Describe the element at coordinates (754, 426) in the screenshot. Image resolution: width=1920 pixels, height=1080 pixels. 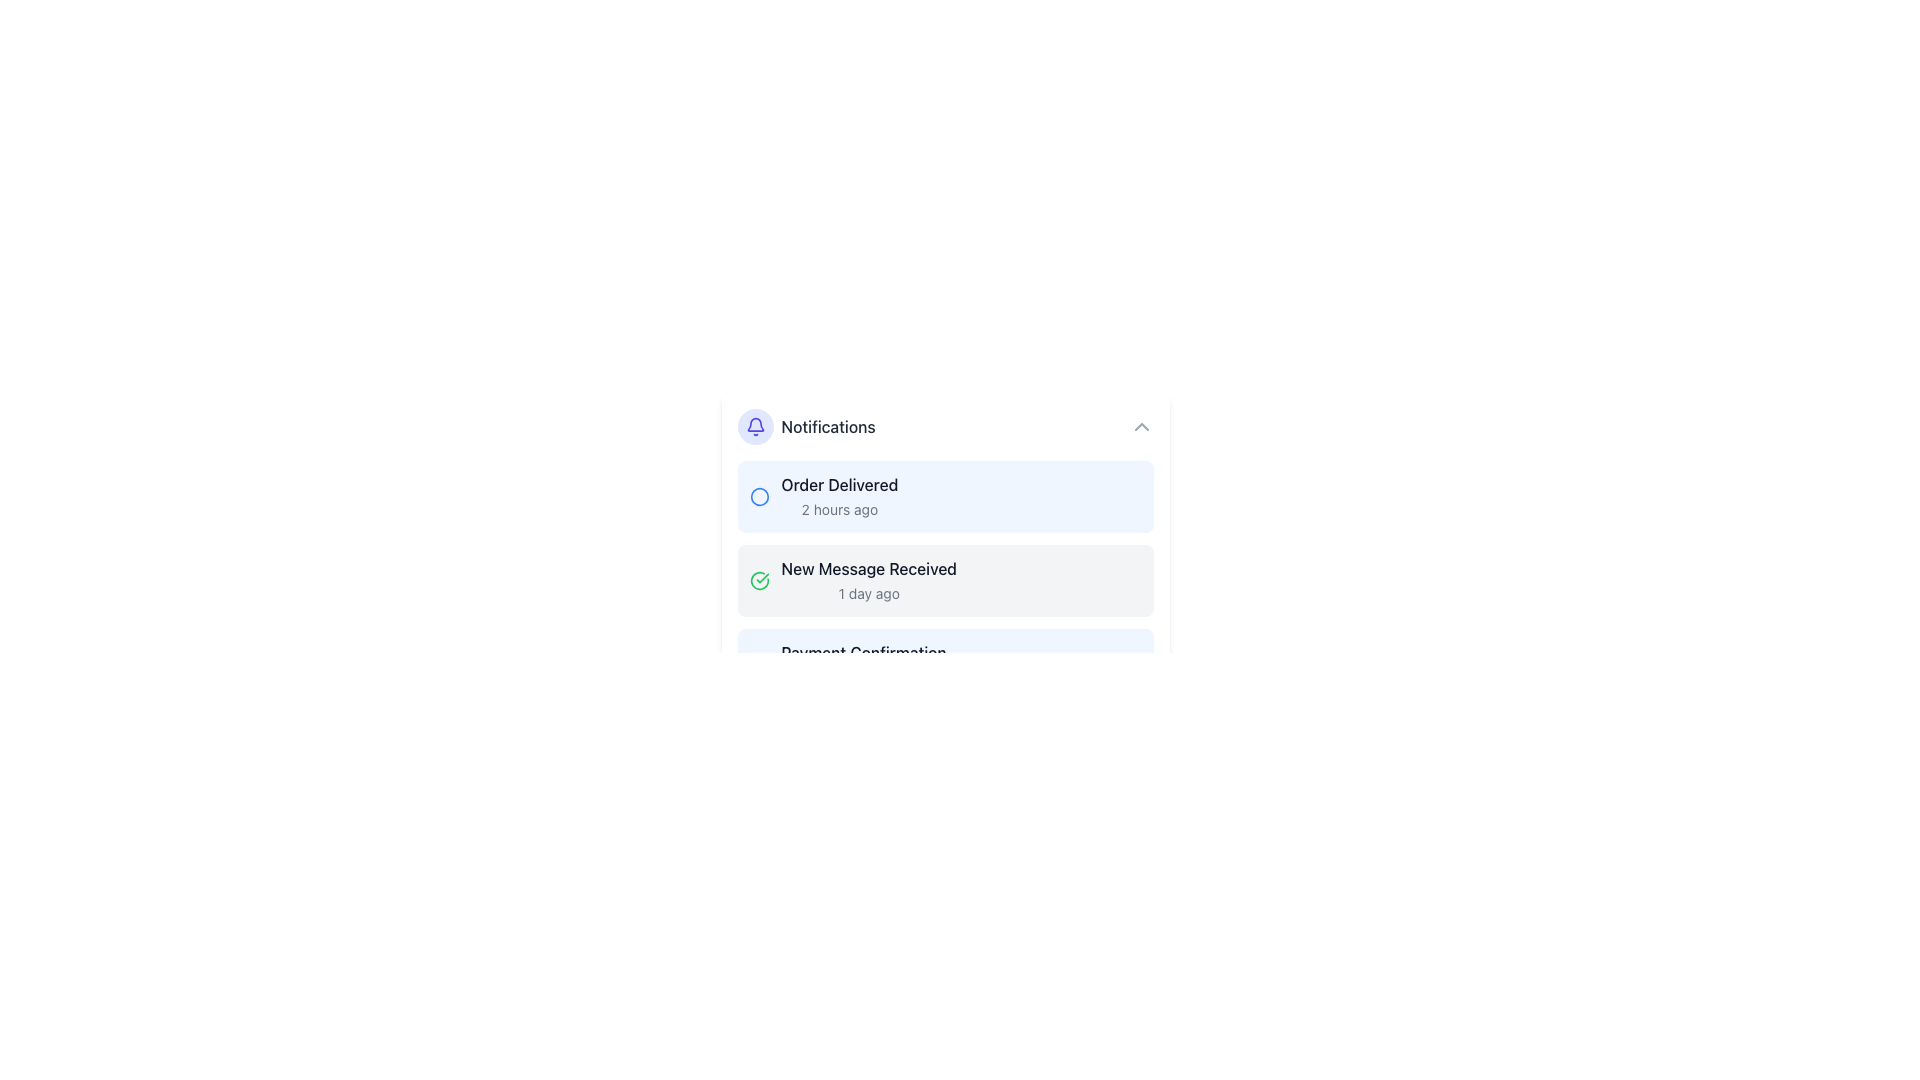
I see `the notification bell icon located in the upper right corner of the notification panel, which indicates the presence of new notifications` at that location.